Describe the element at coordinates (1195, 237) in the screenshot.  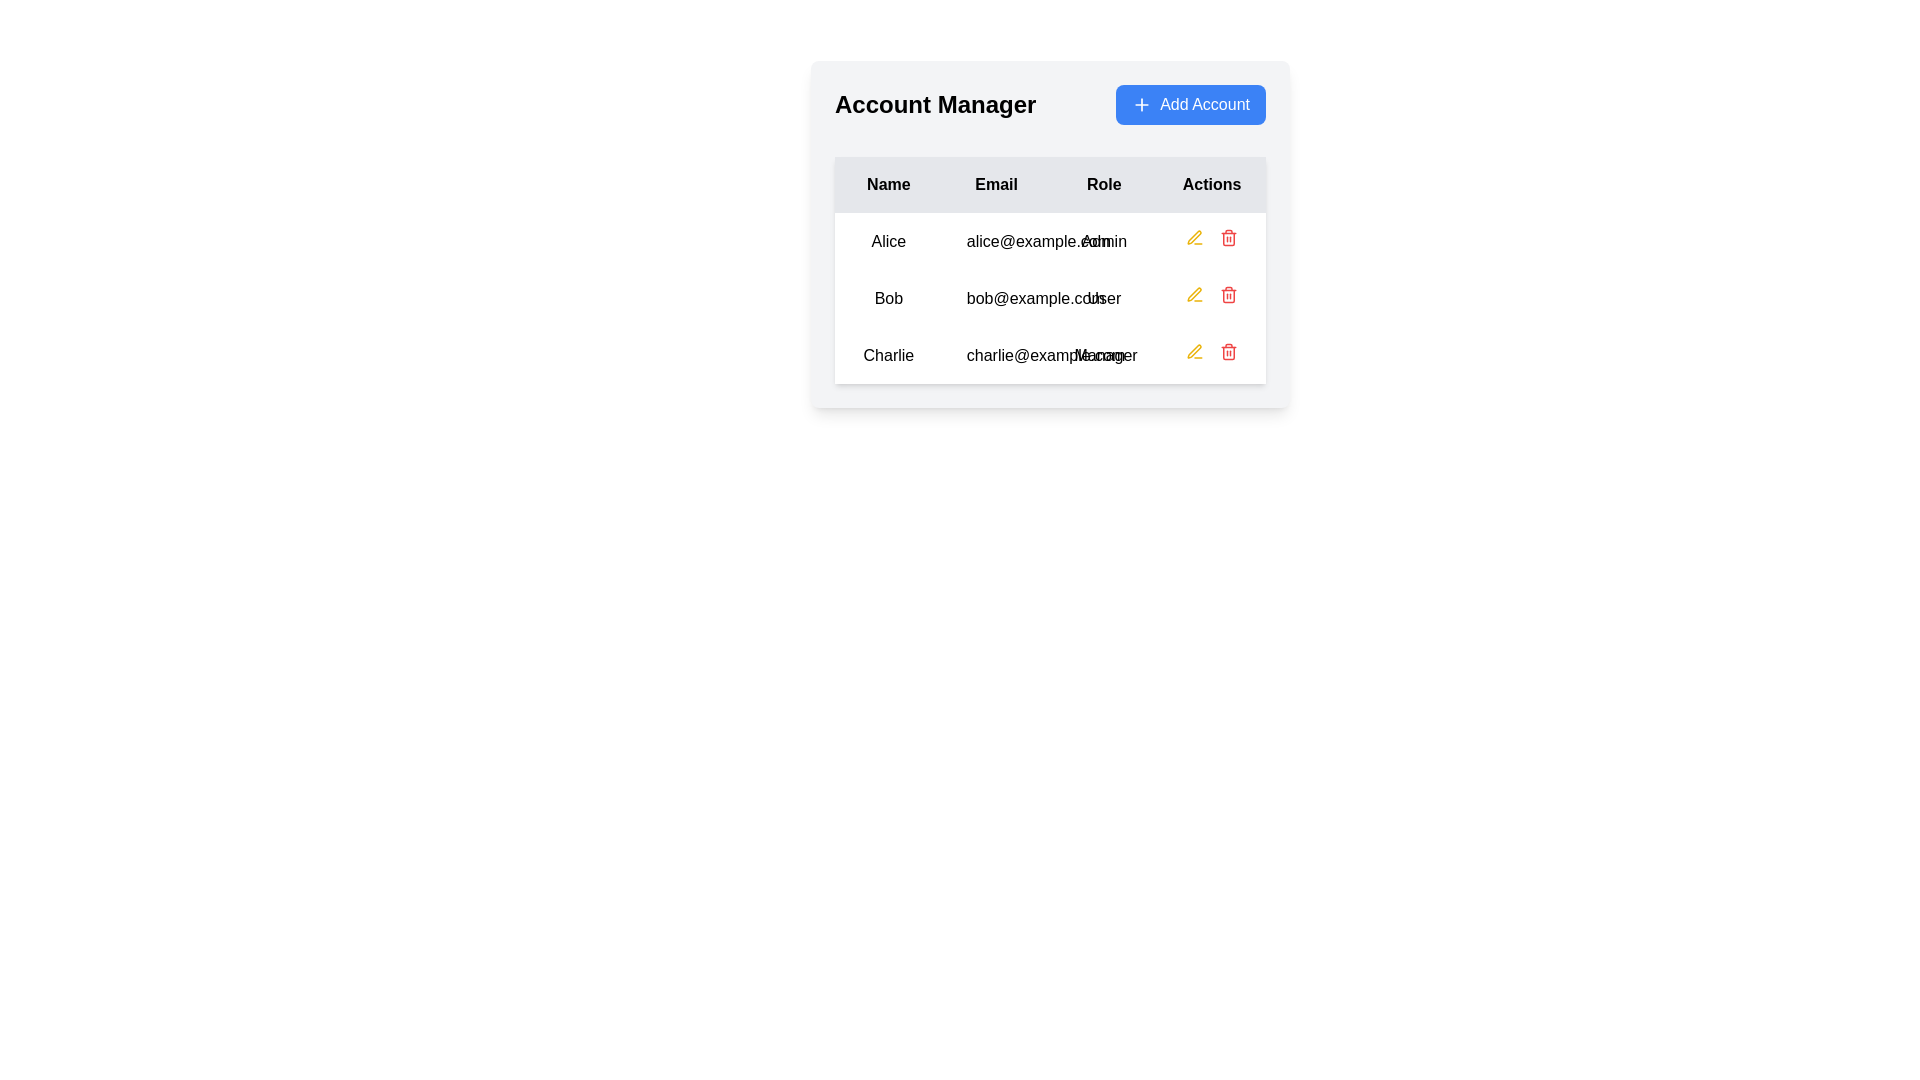
I see `the pencil icon in the 'Actions' column of the second data row to initiate the edit action for the corresponding user` at that location.